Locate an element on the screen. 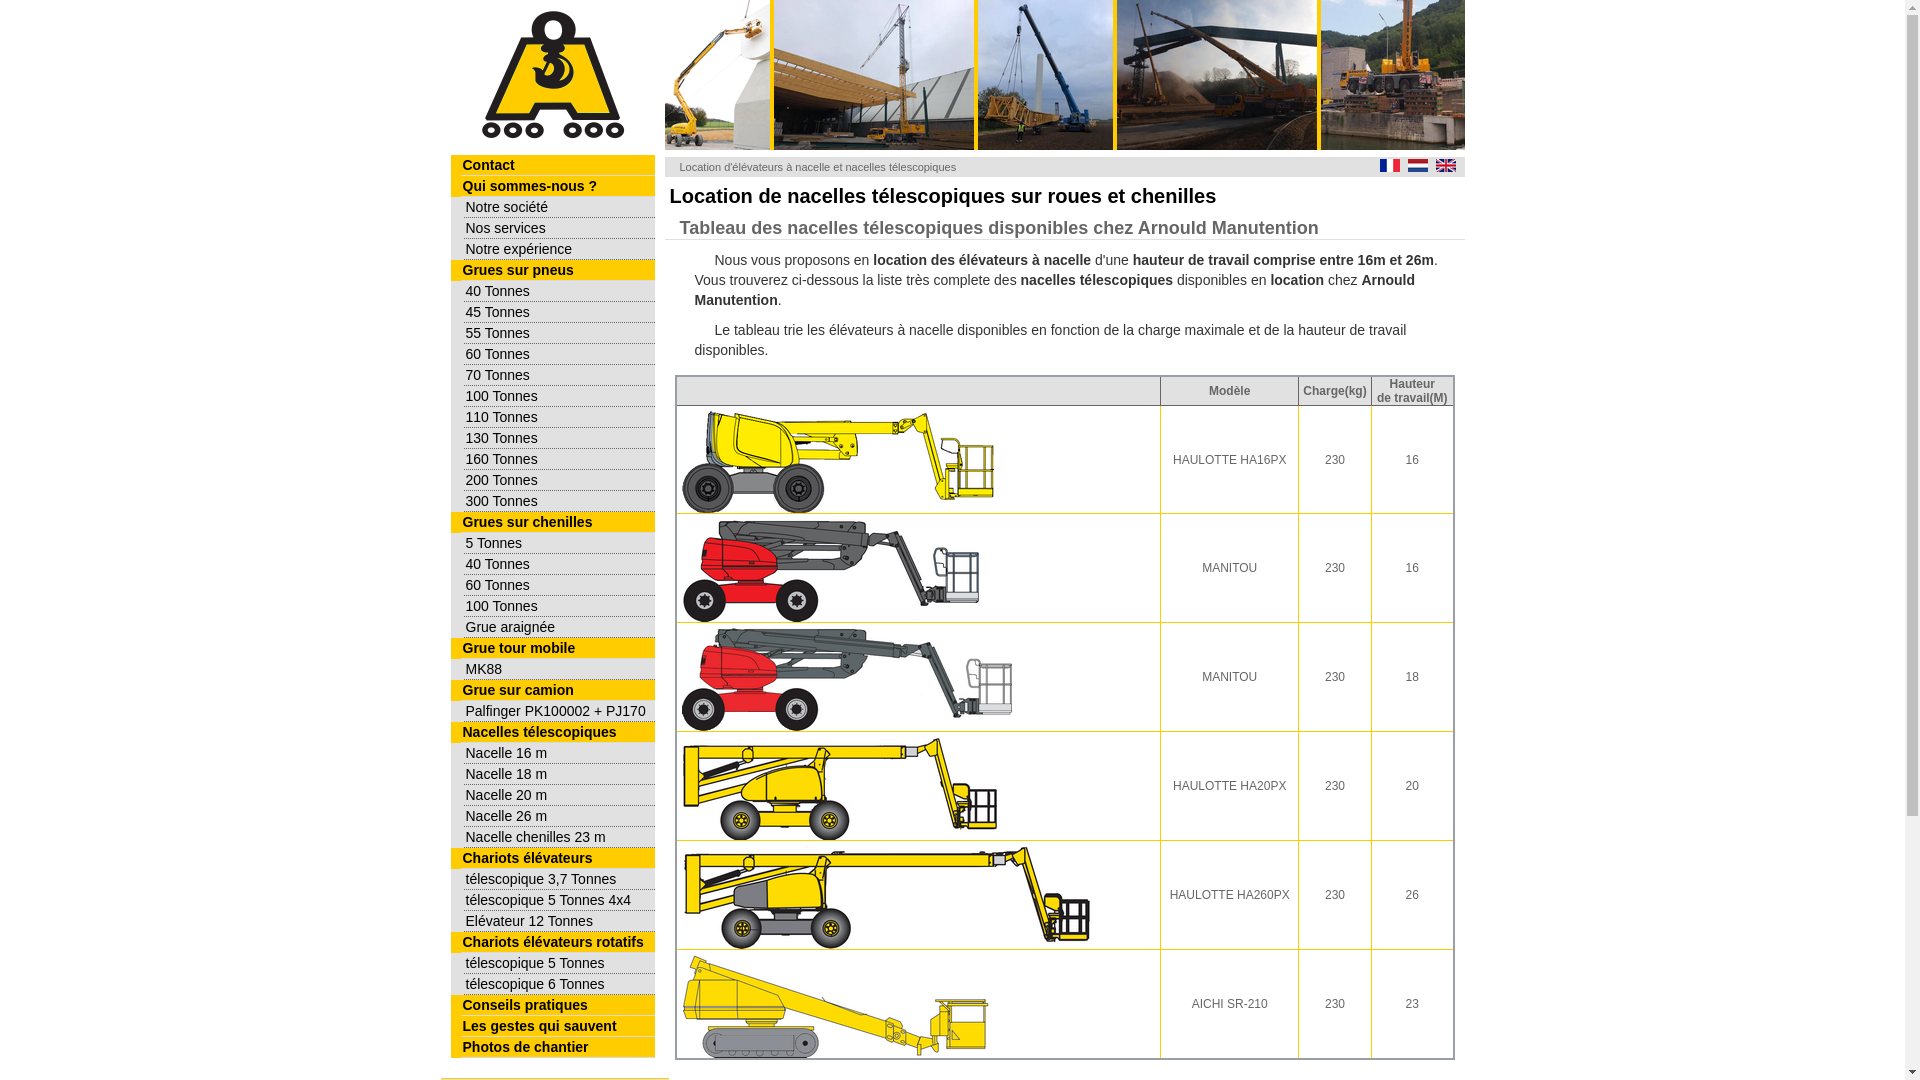 The width and height of the screenshot is (1920, 1080). 'Photos de chantier' is located at coordinates (556, 1046).